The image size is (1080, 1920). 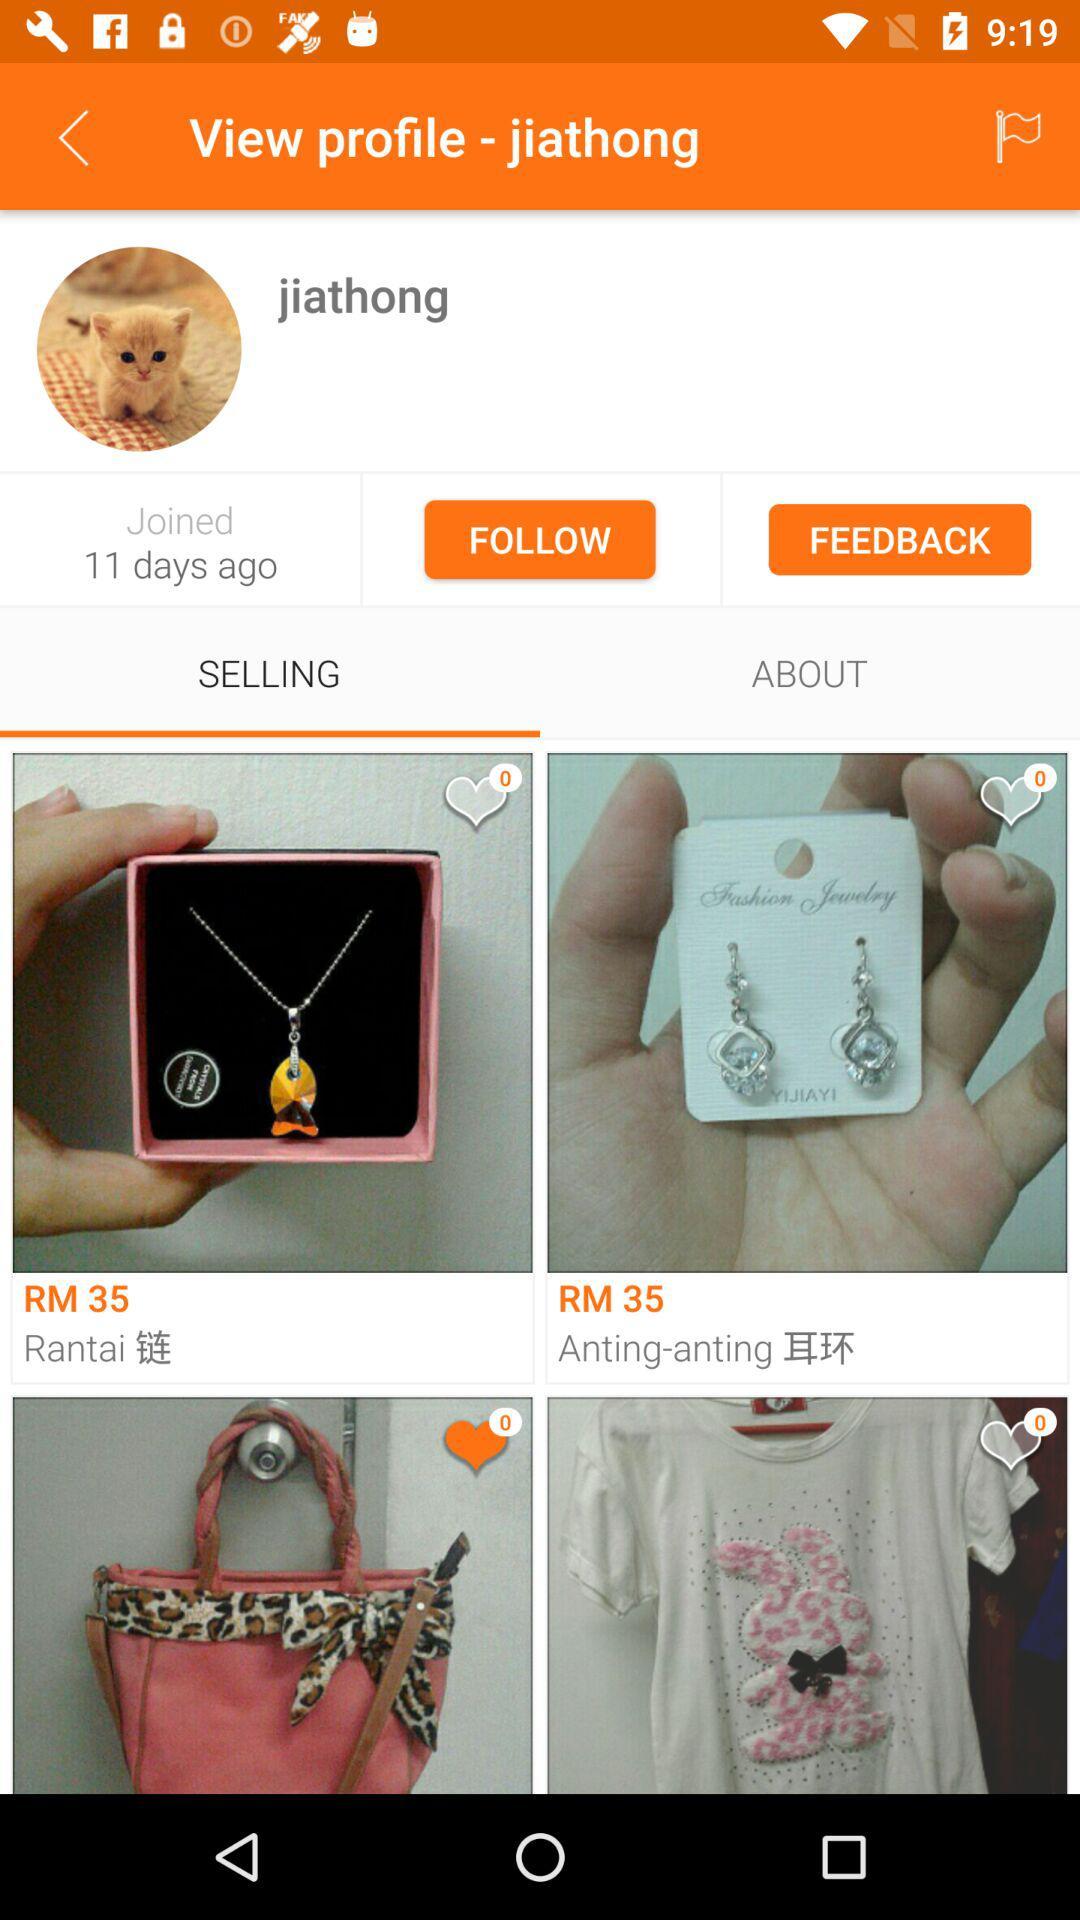 I want to click on like the product, so click(x=1009, y=805).